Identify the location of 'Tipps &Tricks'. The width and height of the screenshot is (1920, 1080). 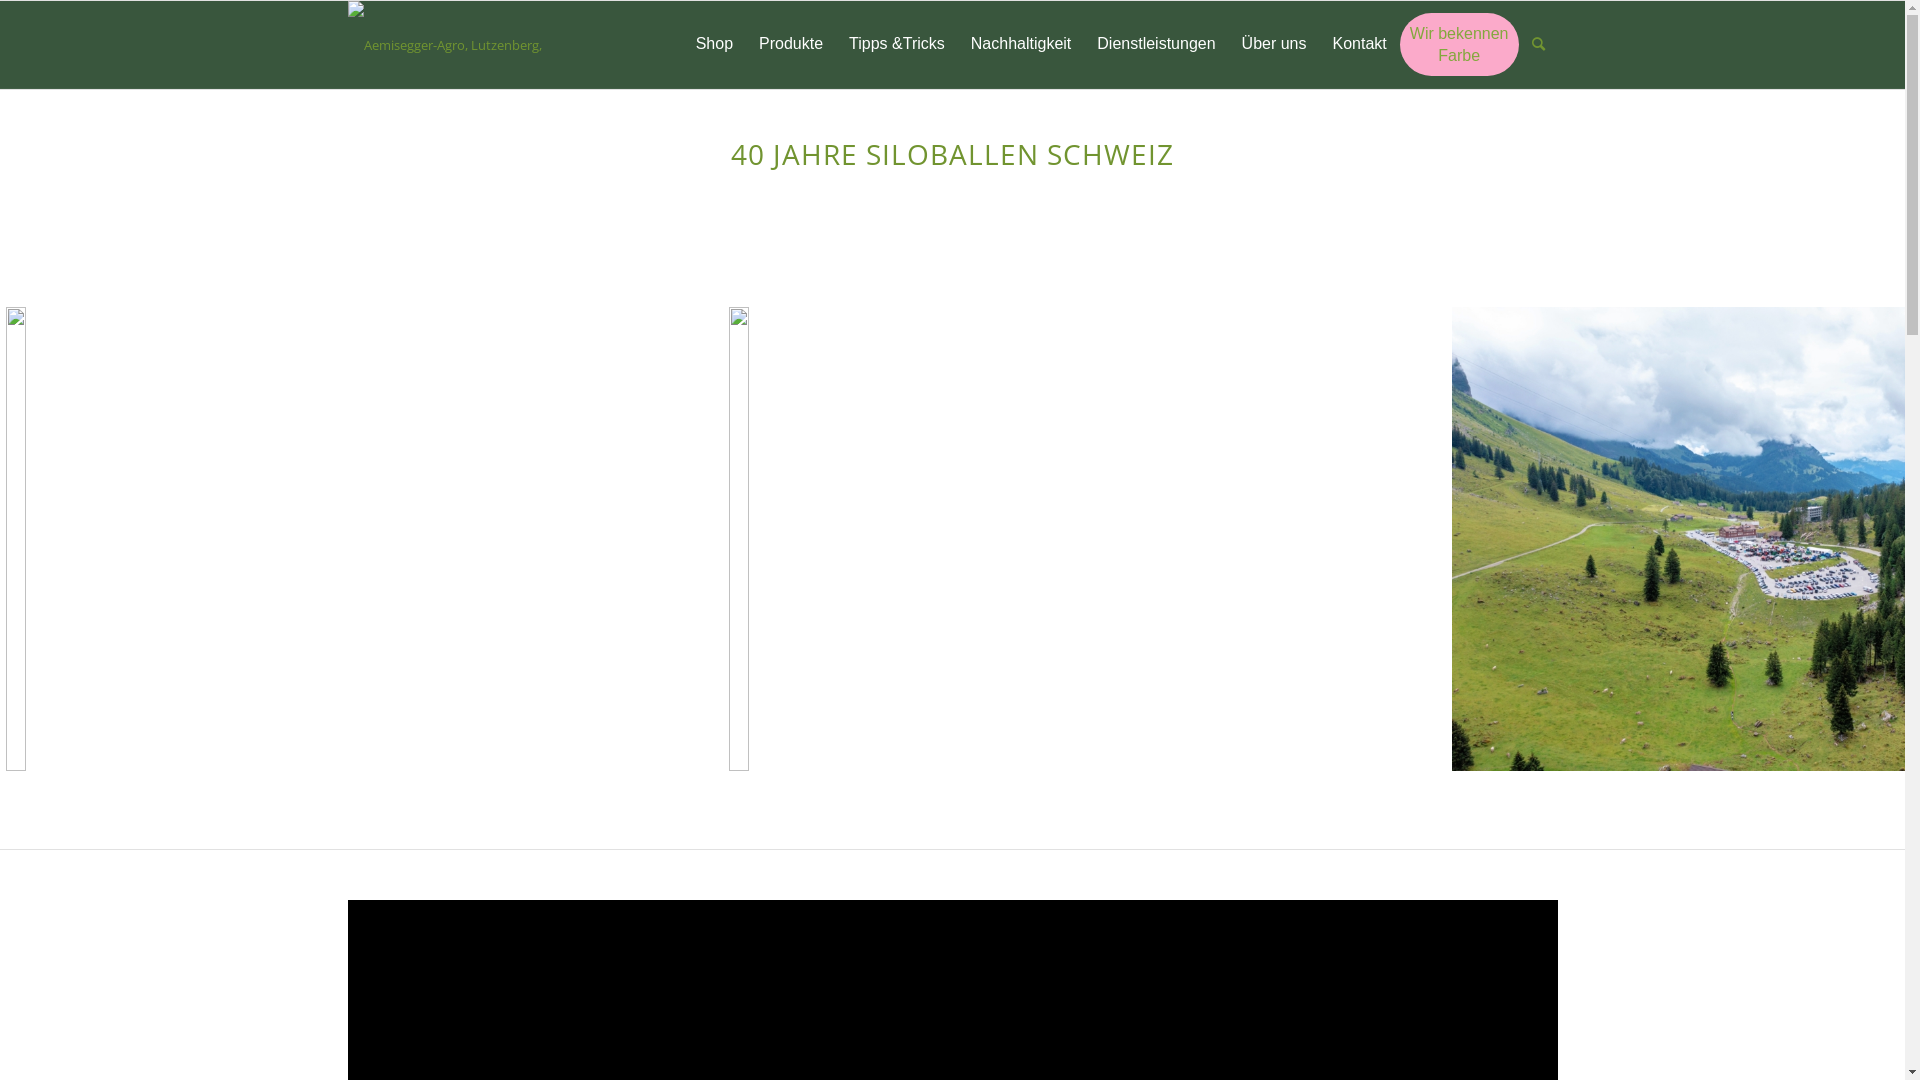
(896, 45).